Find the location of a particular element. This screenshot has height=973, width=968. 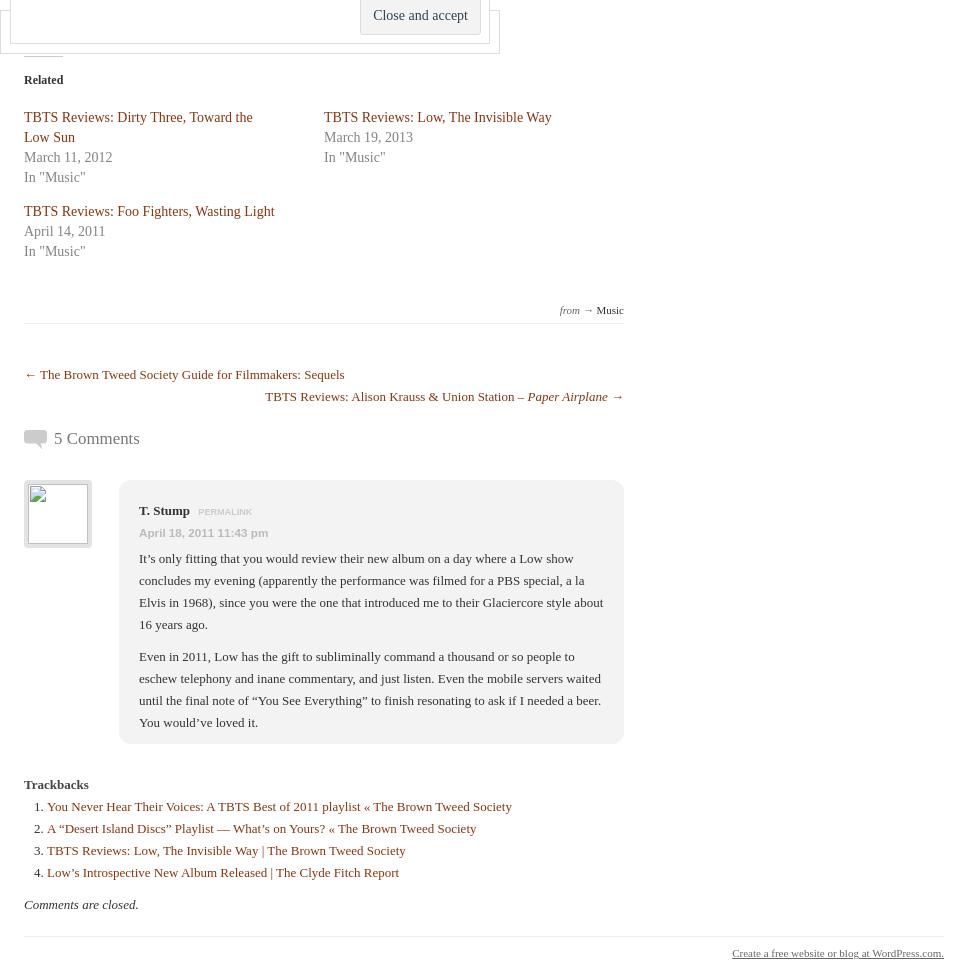

'It’s only fitting that you would review their new album on a day where a Low show concludes my evening (apparently the performance was filmed for a PBS special, a la Elvis in 1968), since you were the one that introduced me to their Glaciercore style about 16 years ago.' is located at coordinates (370, 591).